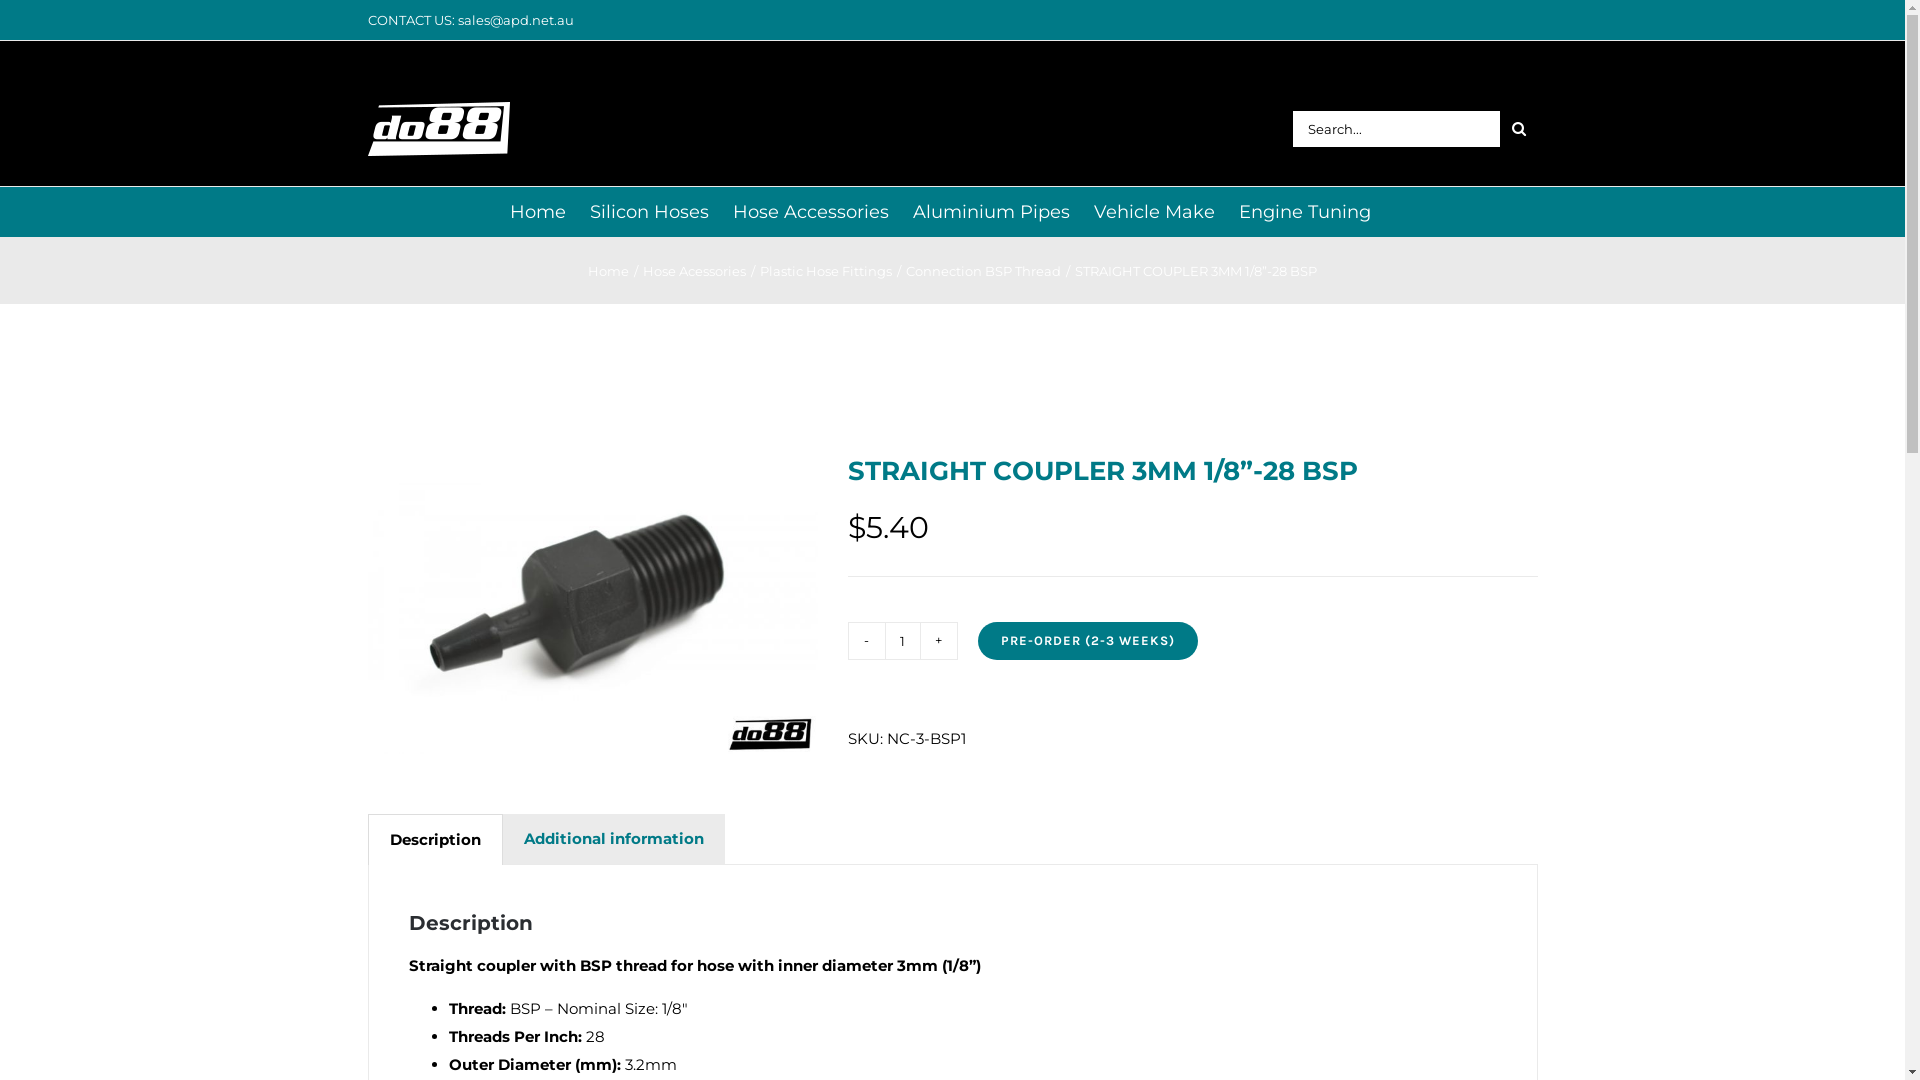 This screenshot has width=1920, height=1080. I want to click on 'Description', so click(368, 840).